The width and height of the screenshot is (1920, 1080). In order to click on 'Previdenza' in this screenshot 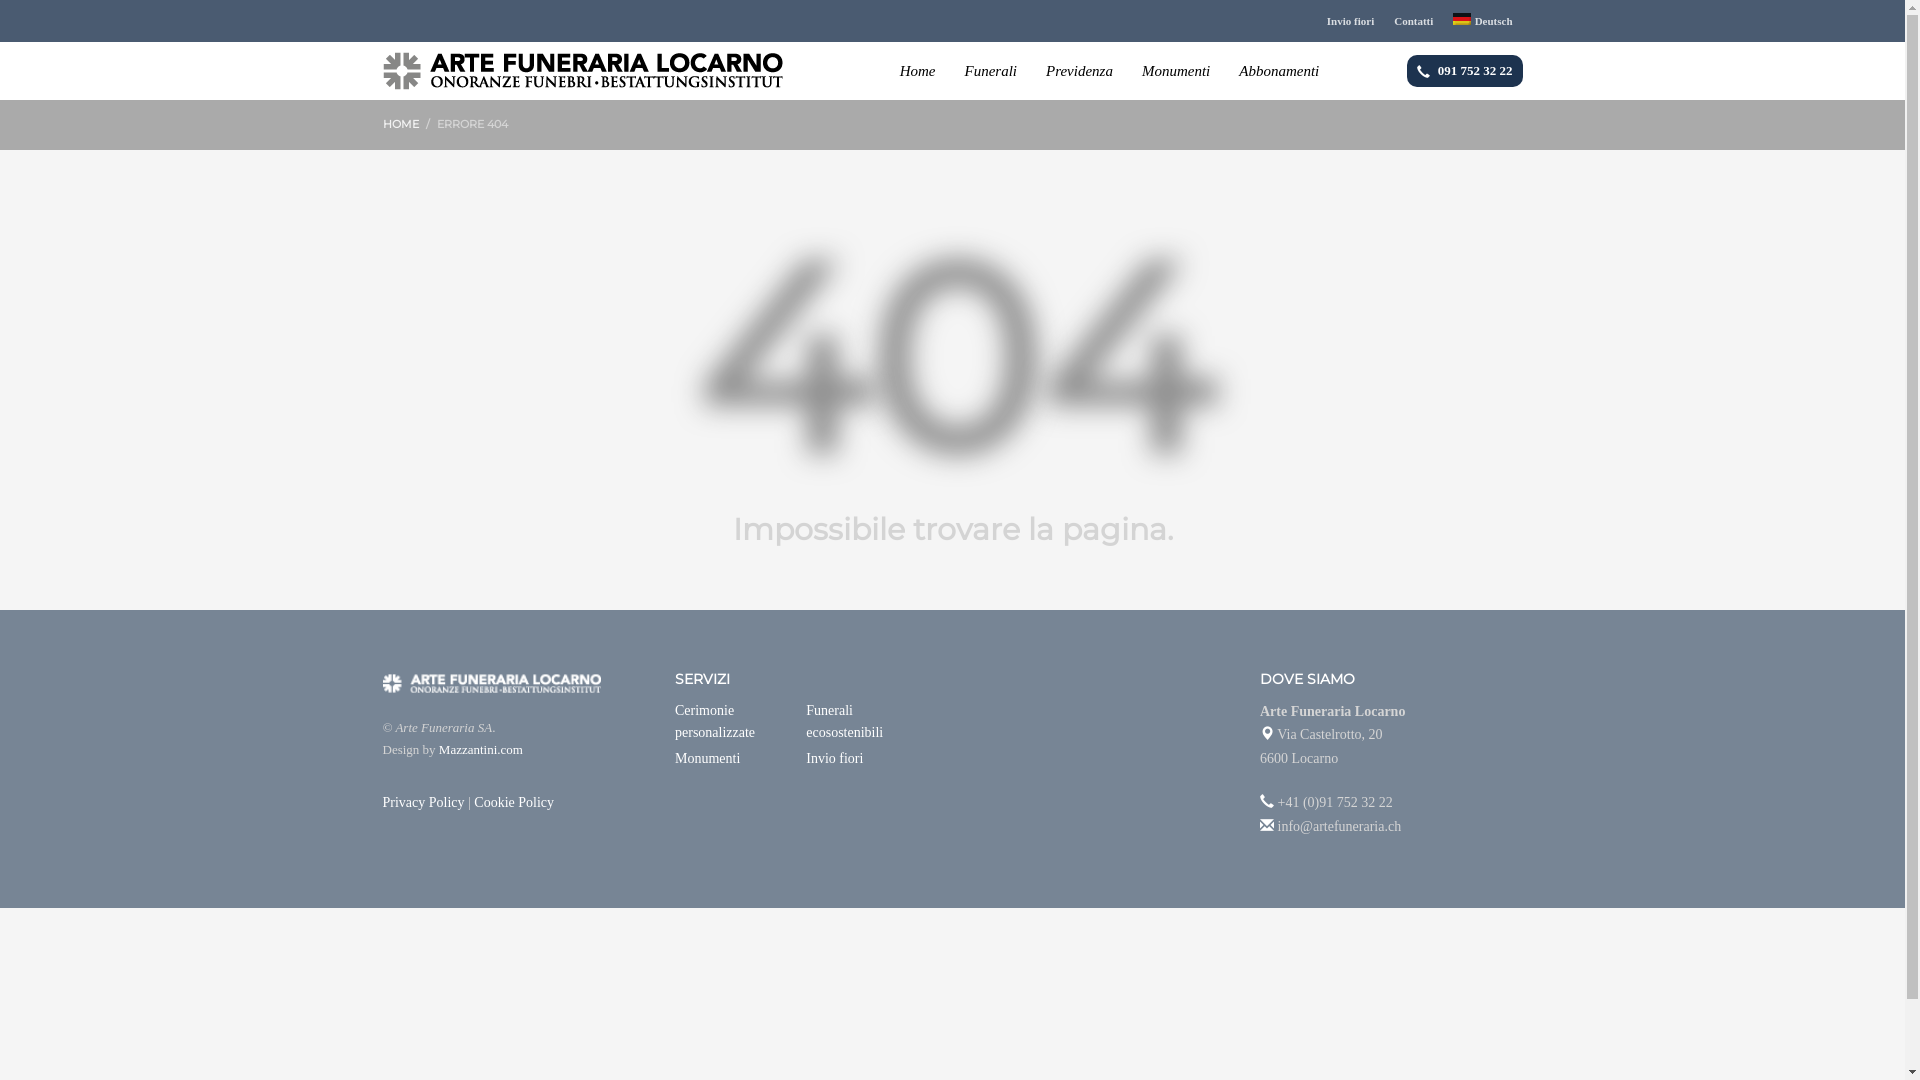, I will do `click(1078, 69)`.